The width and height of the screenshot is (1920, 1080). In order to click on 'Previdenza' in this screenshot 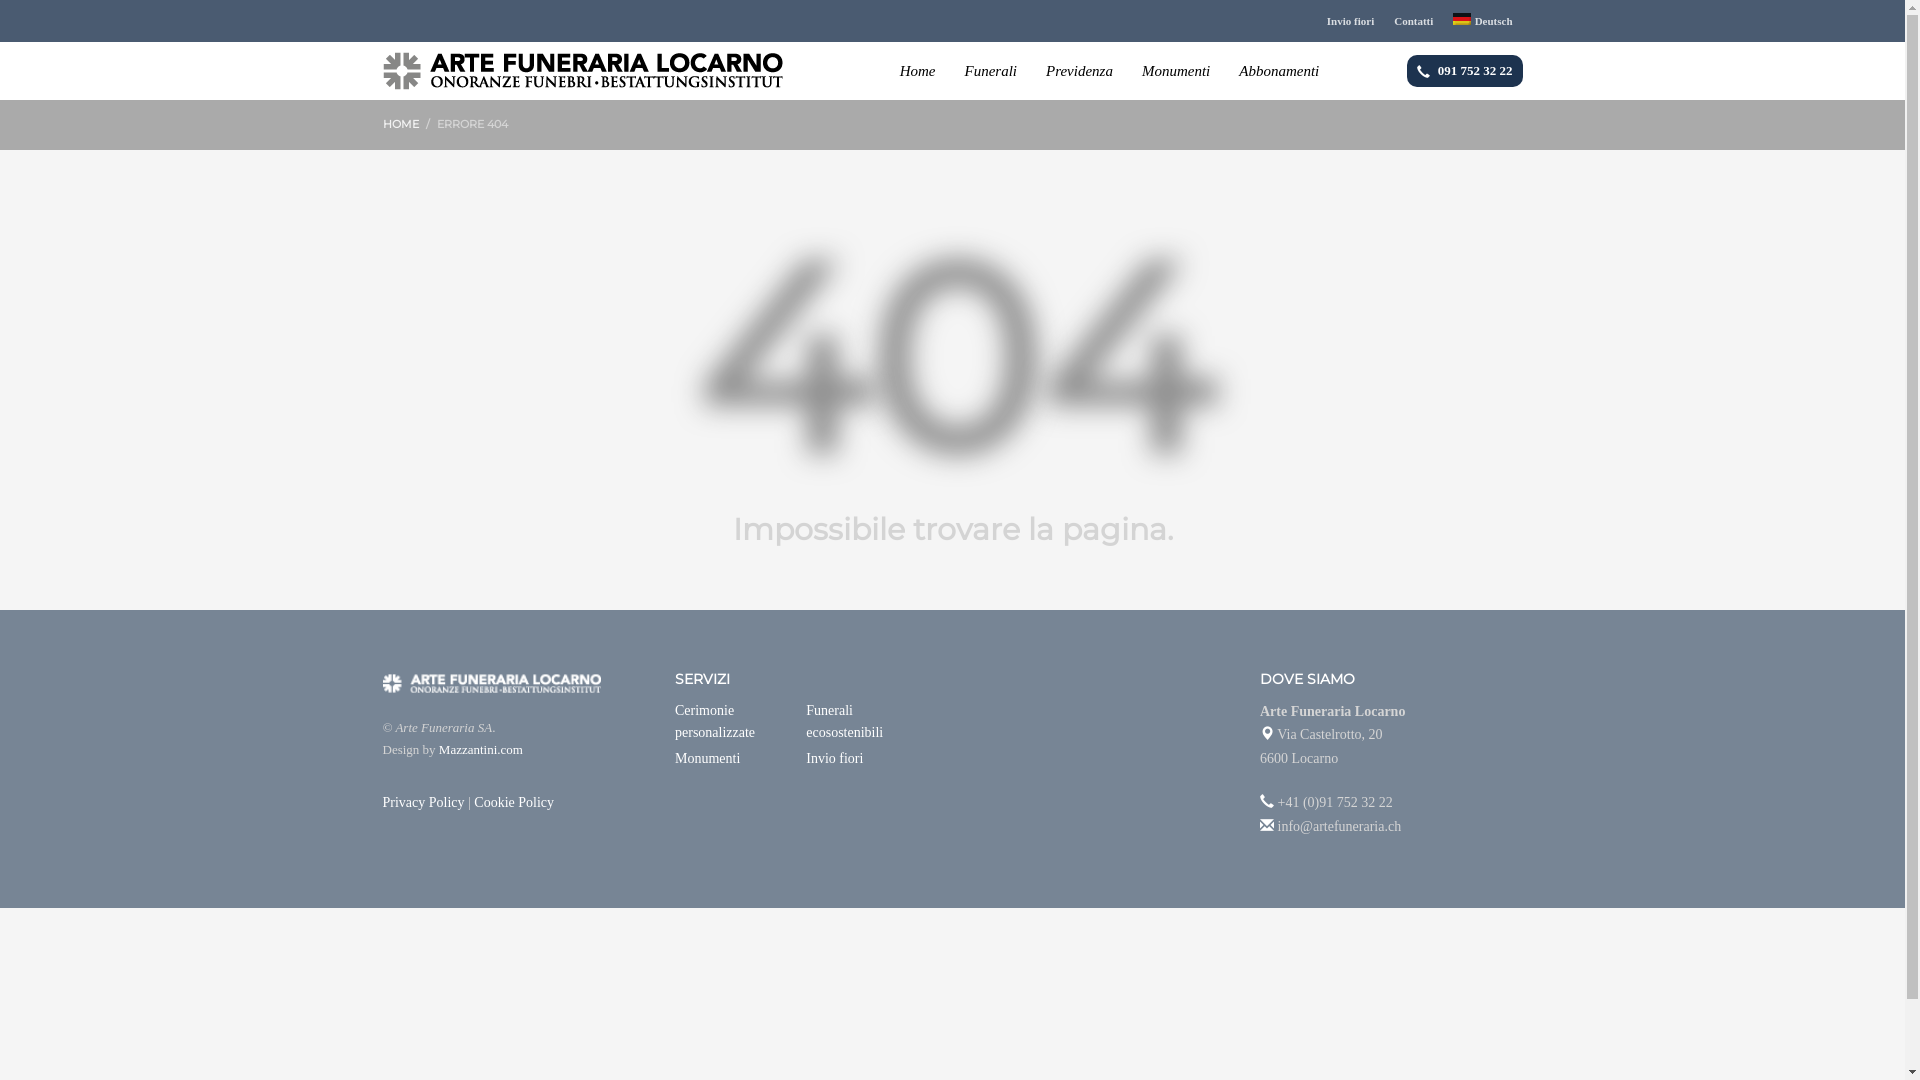, I will do `click(1078, 69)`.